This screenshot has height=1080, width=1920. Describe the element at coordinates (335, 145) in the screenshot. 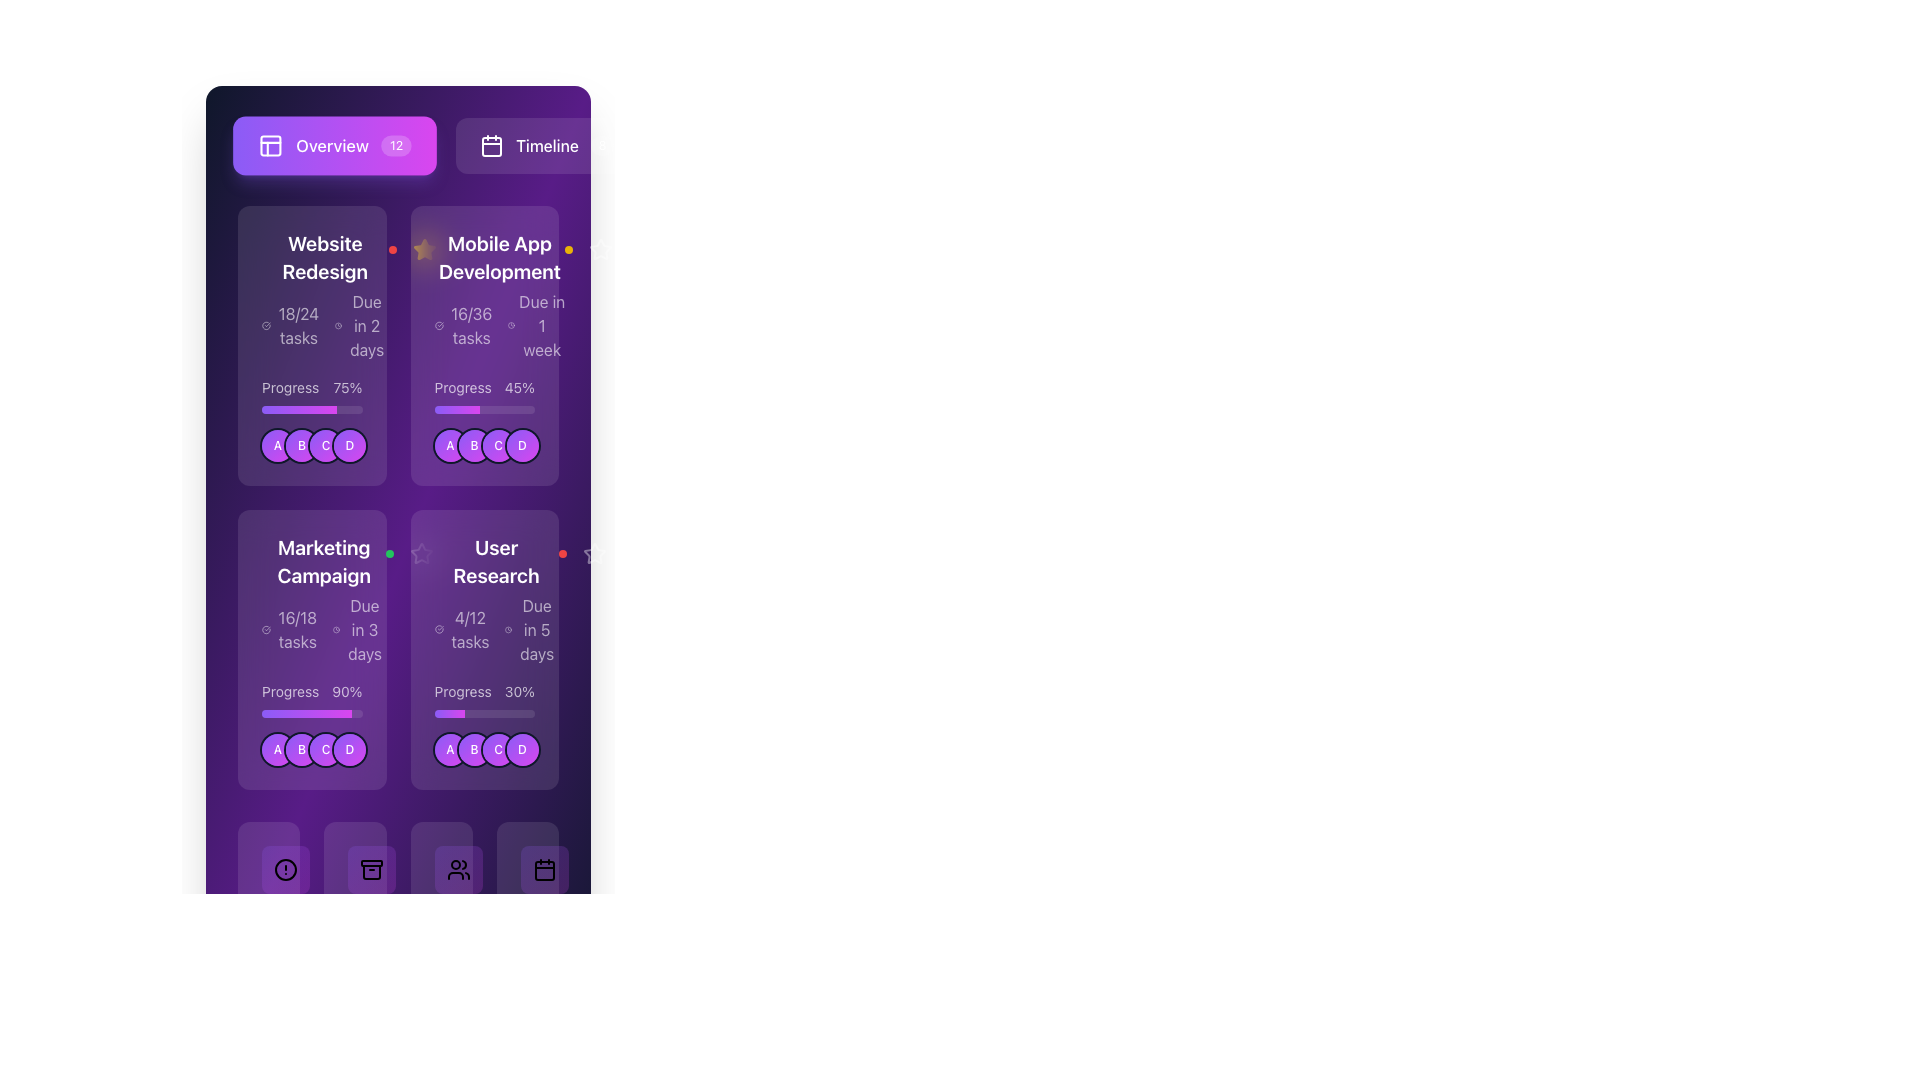

I see `the 'Overview' button, which is a rectangular button with a gradient from violet to fuchsia, featuring a grid icon on the left and a badge with the number '12' on the right` at that location.